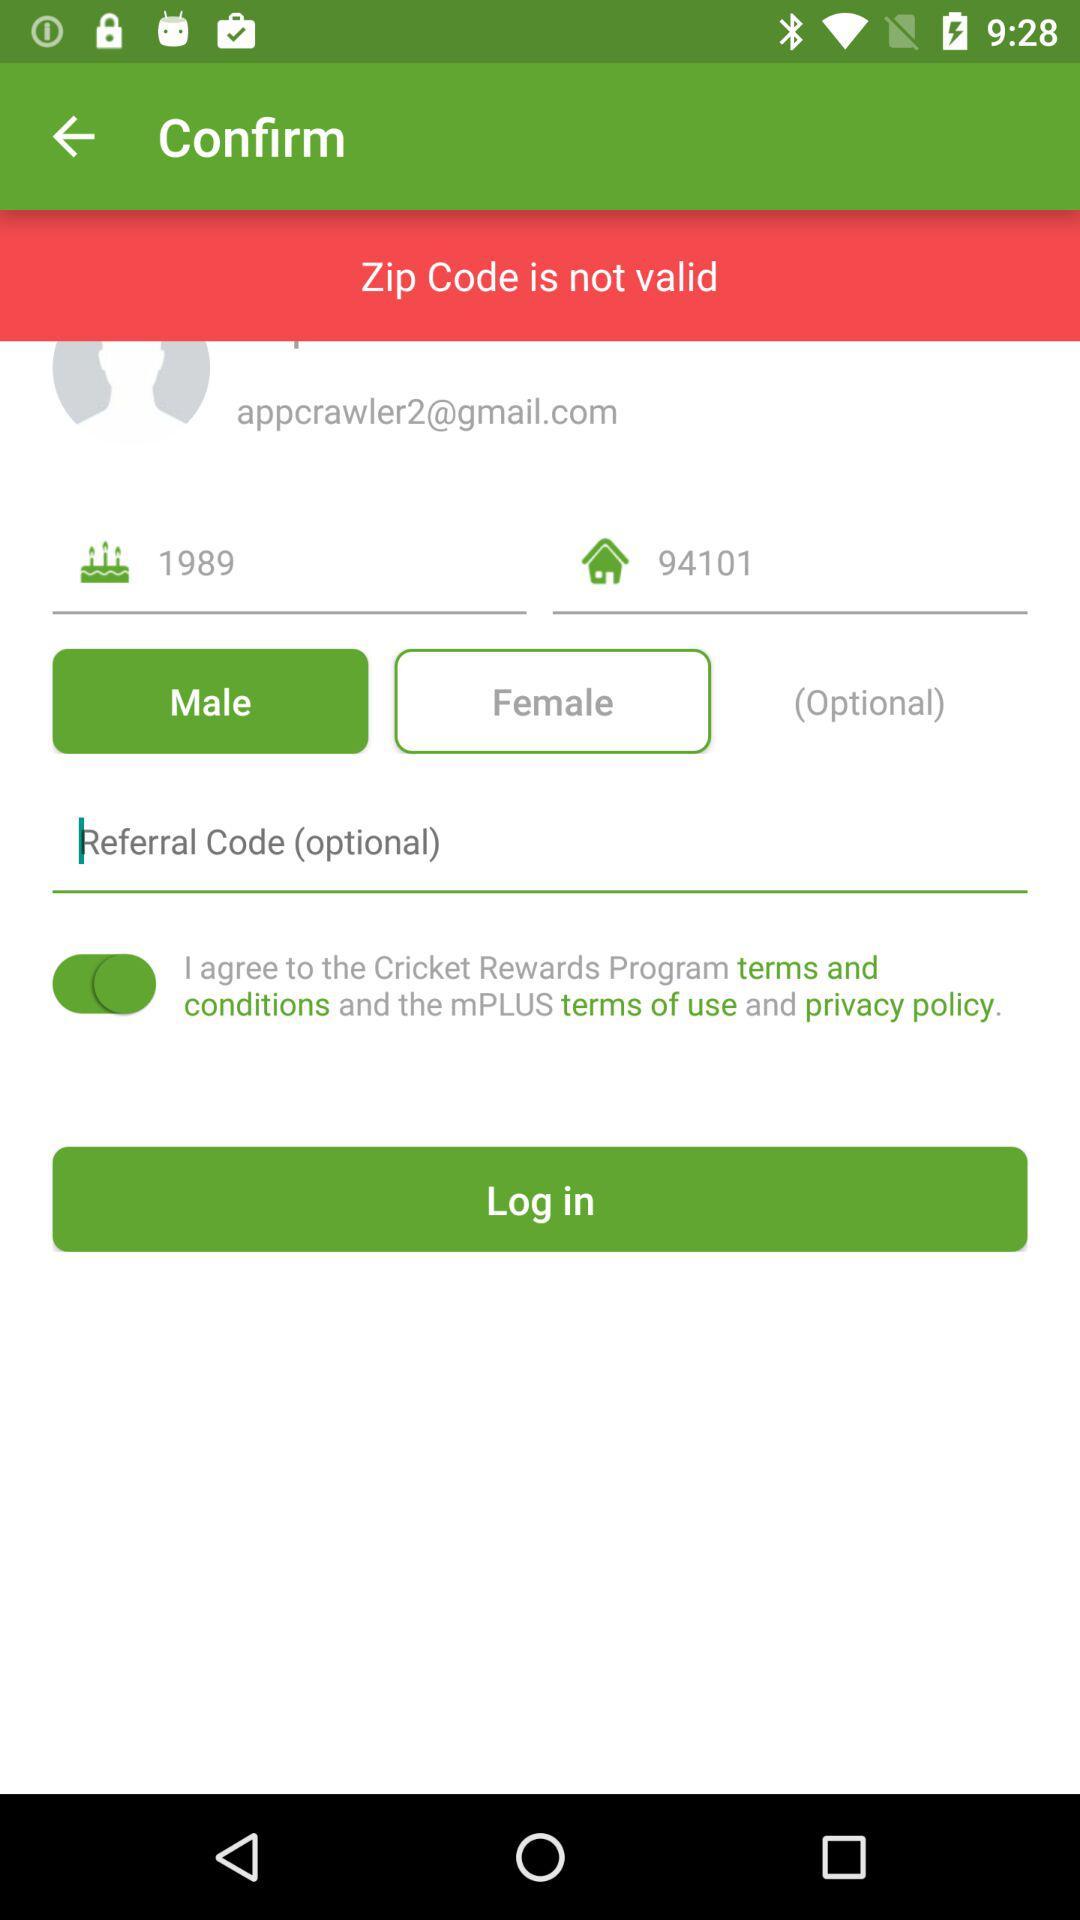 Image resolution: width=1080 pixels, height=1920 pixels. What do you see at coordinates (552, 701) in the screenshot?
I see `female item` at bounding box center [552, 701].